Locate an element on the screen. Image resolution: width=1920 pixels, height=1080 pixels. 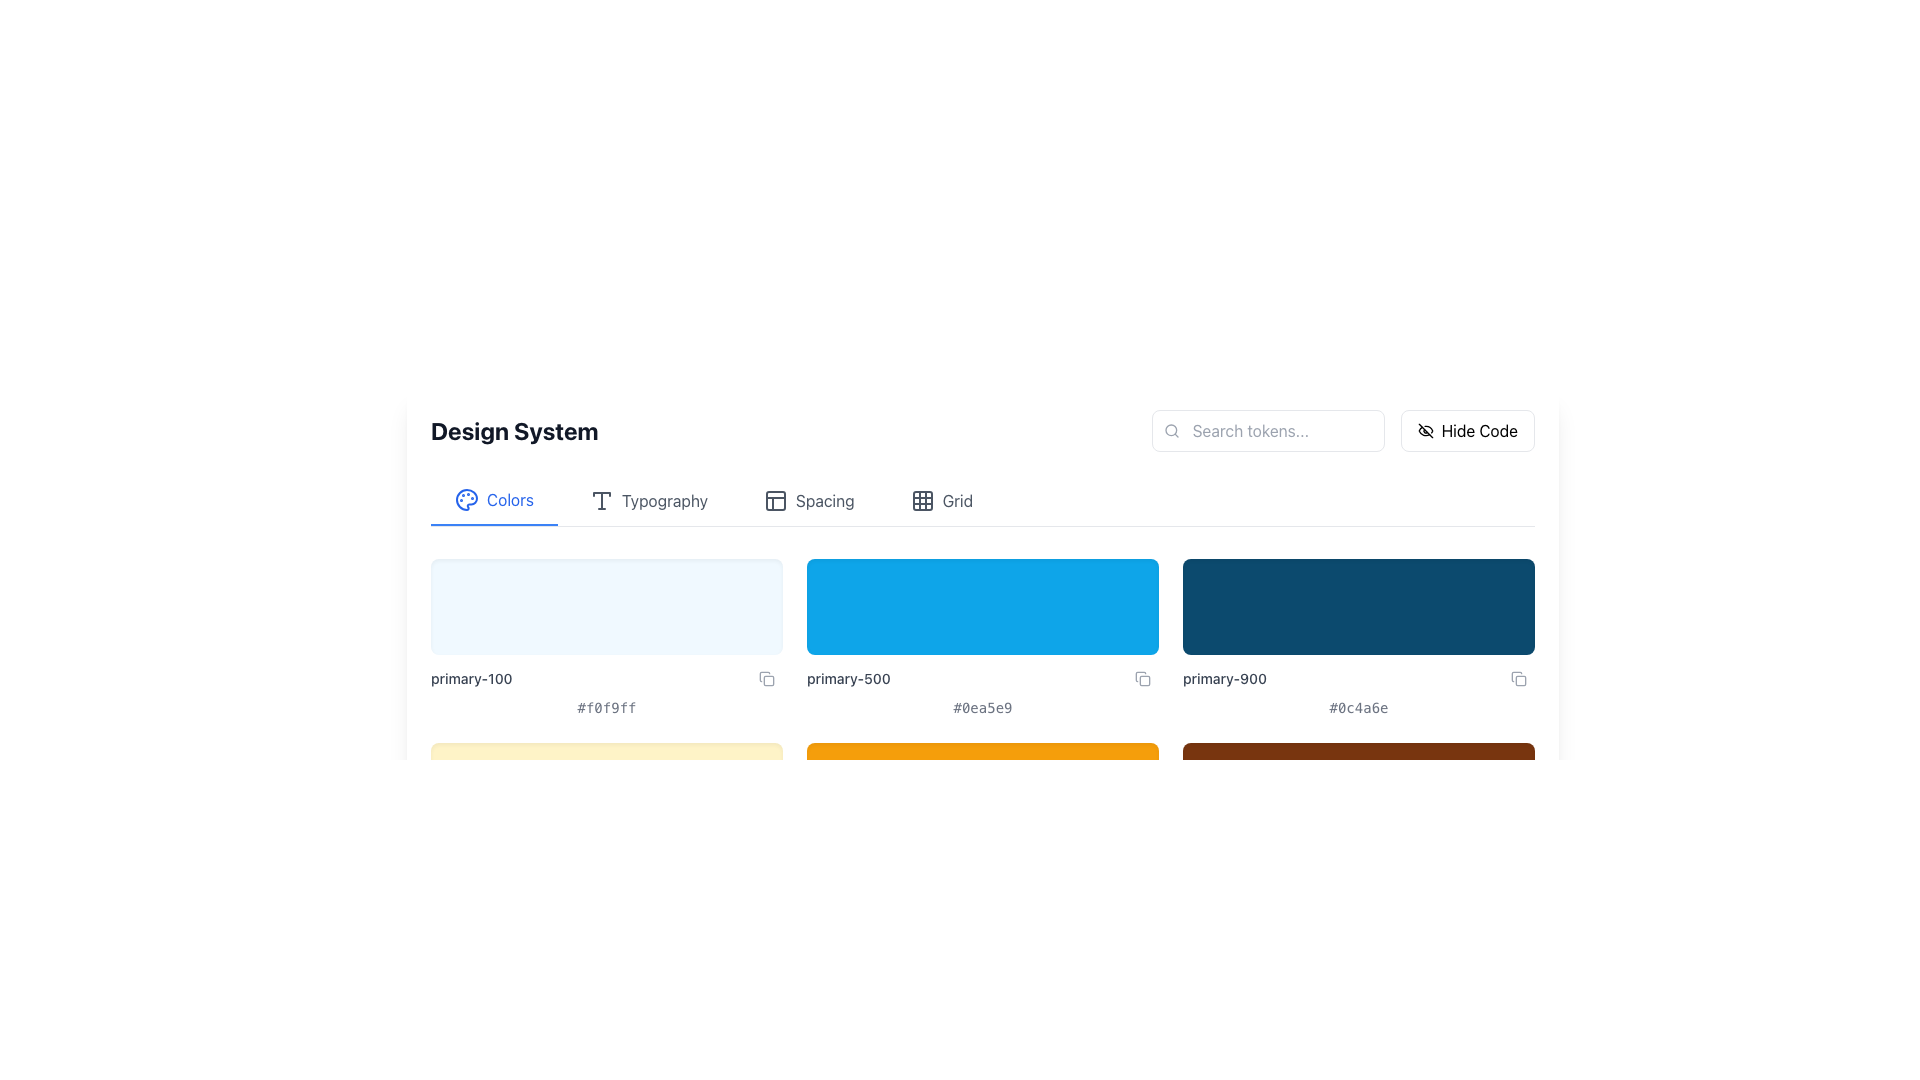
the first dark blue color swatch with rounded corners located in the fourth column of the grid layout is located at coordinates (1358, 605).